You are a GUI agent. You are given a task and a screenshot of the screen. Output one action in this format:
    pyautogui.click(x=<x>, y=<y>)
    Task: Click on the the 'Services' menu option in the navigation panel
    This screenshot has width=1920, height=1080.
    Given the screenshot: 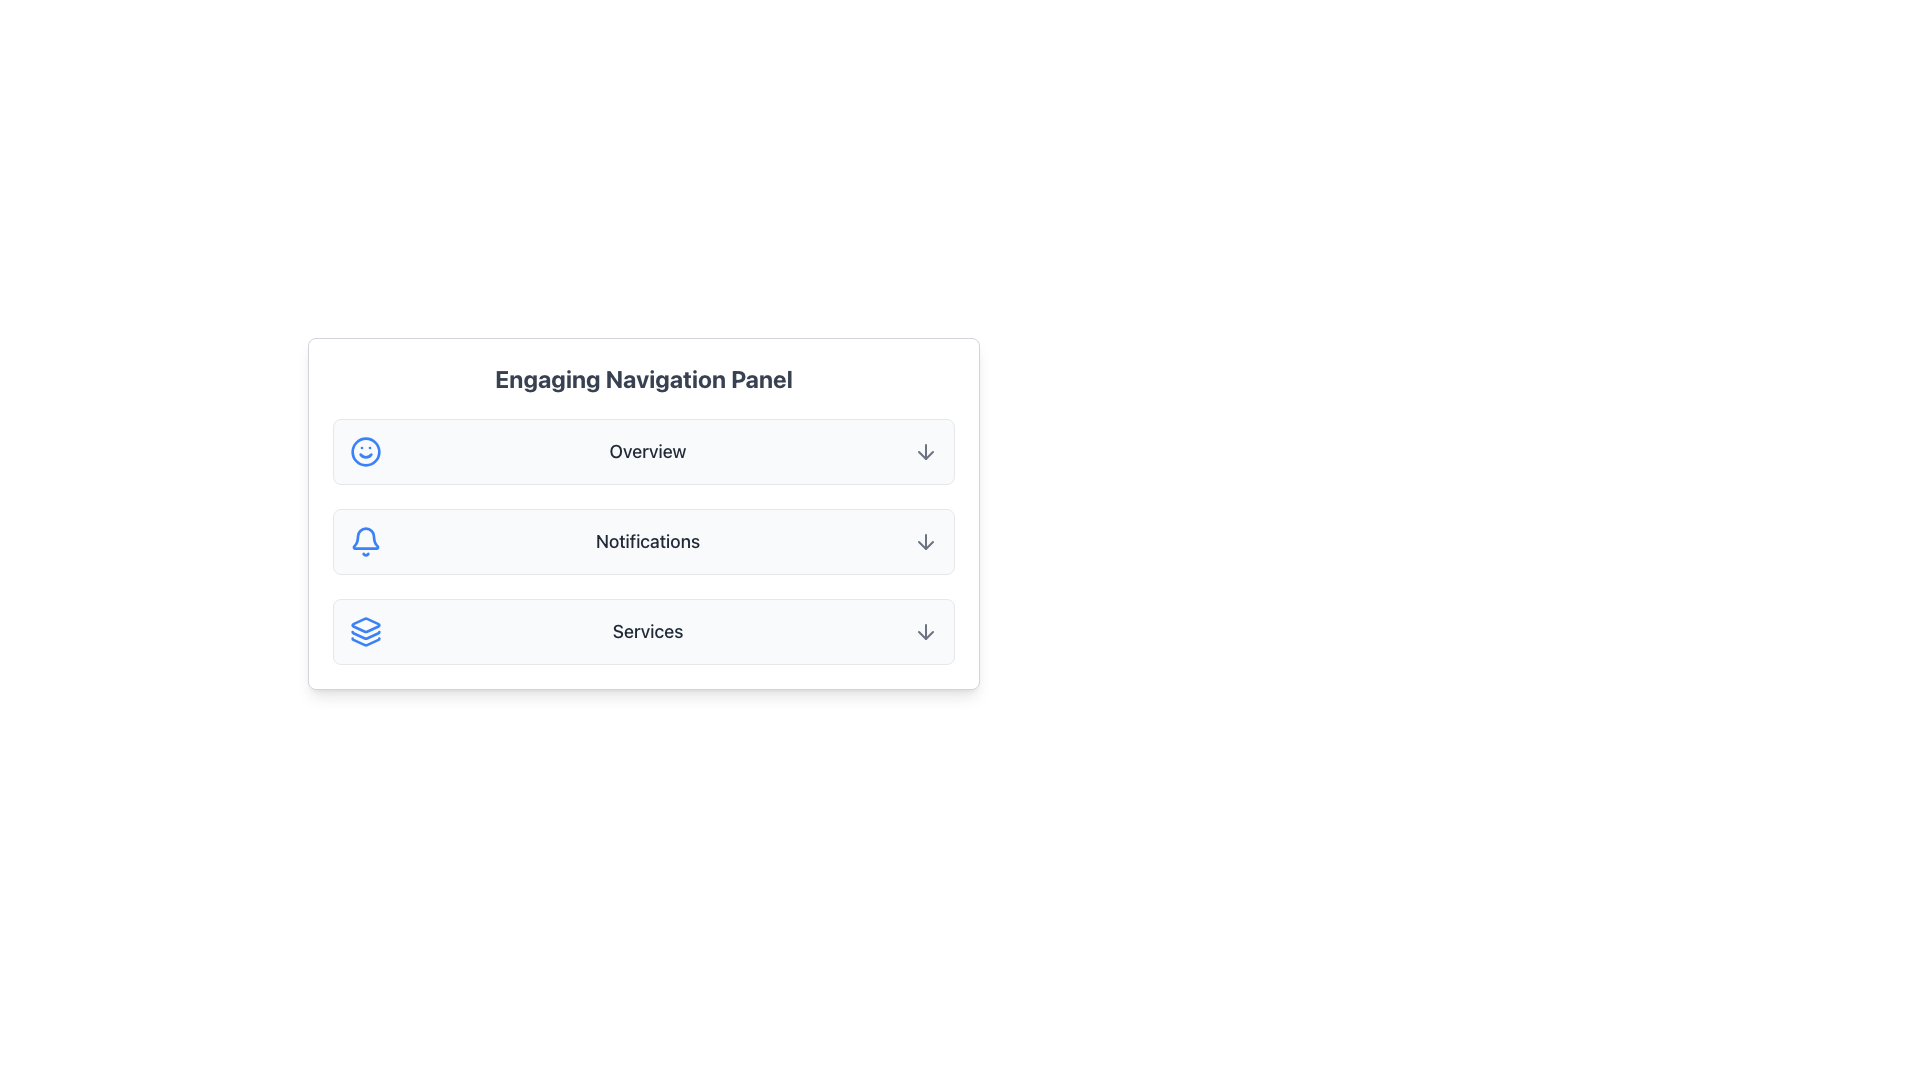 What is the action you would take?
    pyautogui.click(x=643, y=632)
    